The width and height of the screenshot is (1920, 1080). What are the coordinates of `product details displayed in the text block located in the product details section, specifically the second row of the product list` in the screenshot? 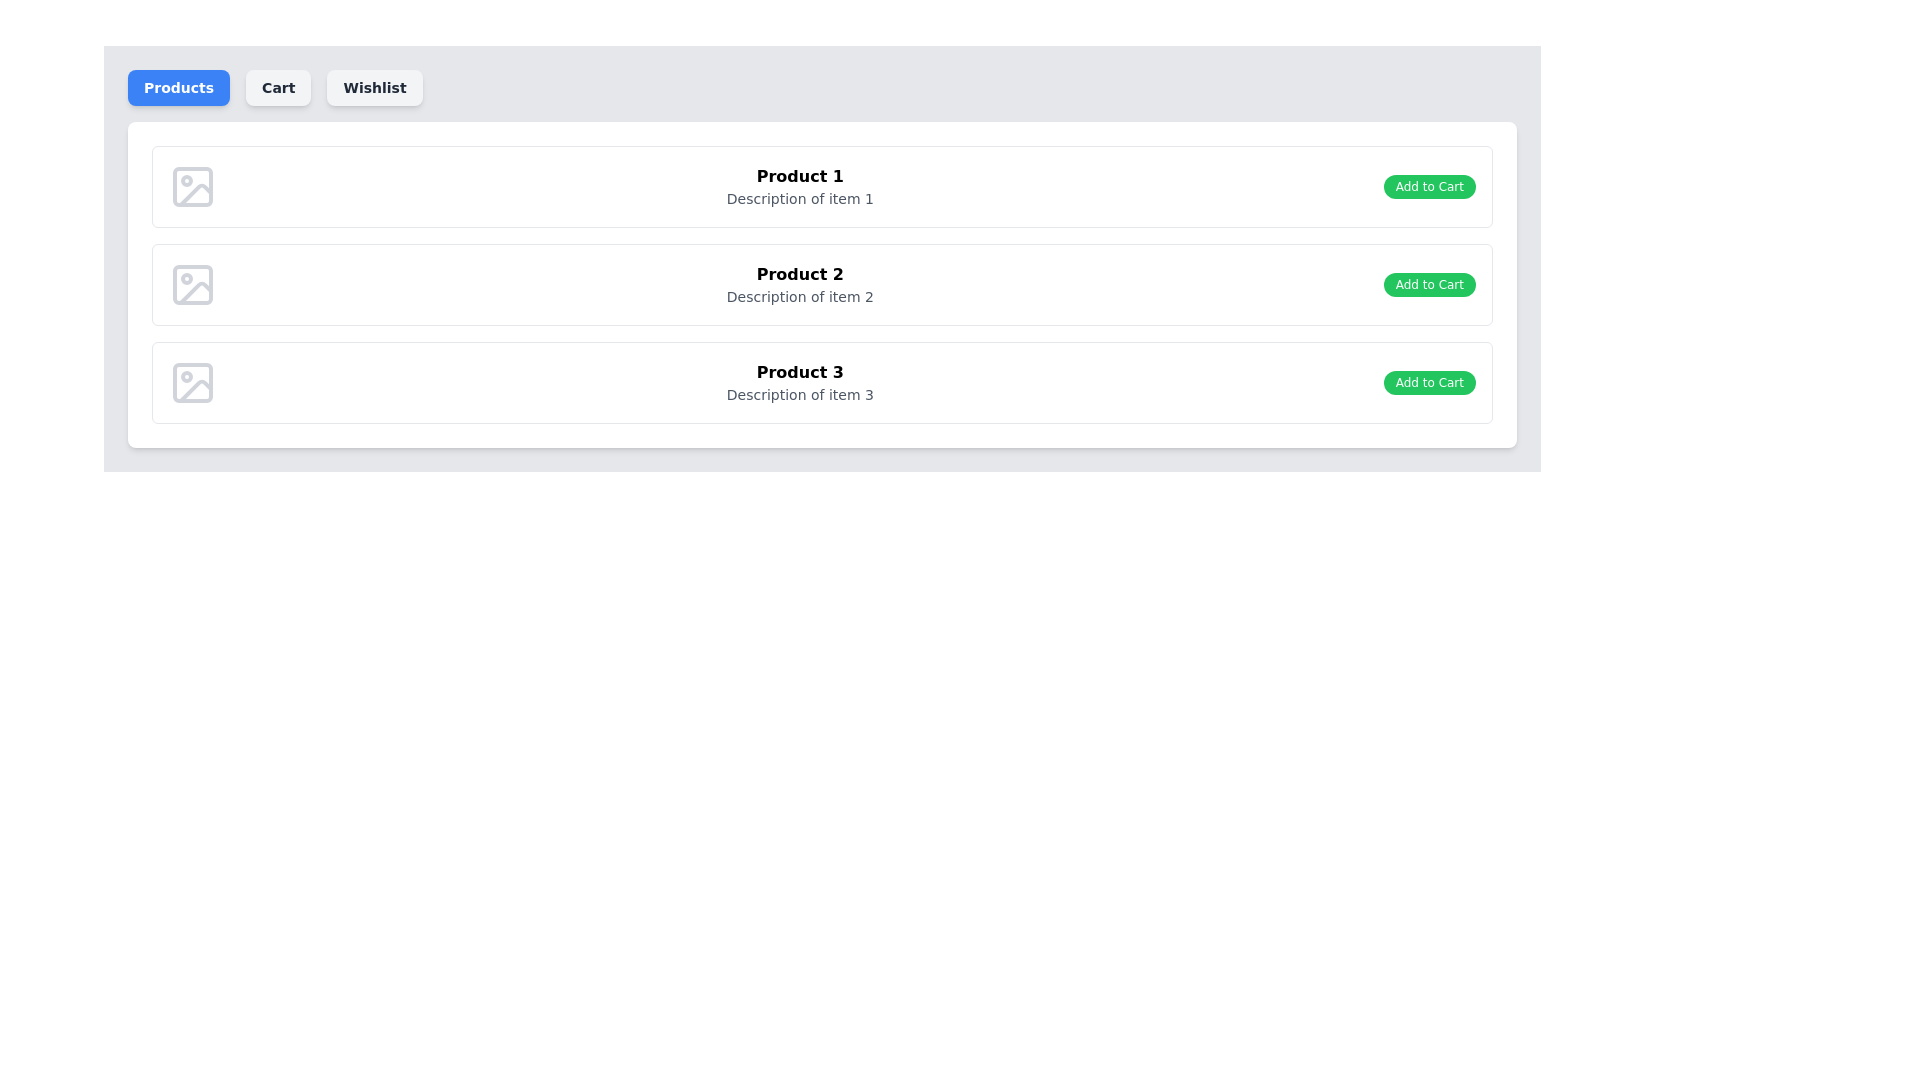 It's located at (800, 285).